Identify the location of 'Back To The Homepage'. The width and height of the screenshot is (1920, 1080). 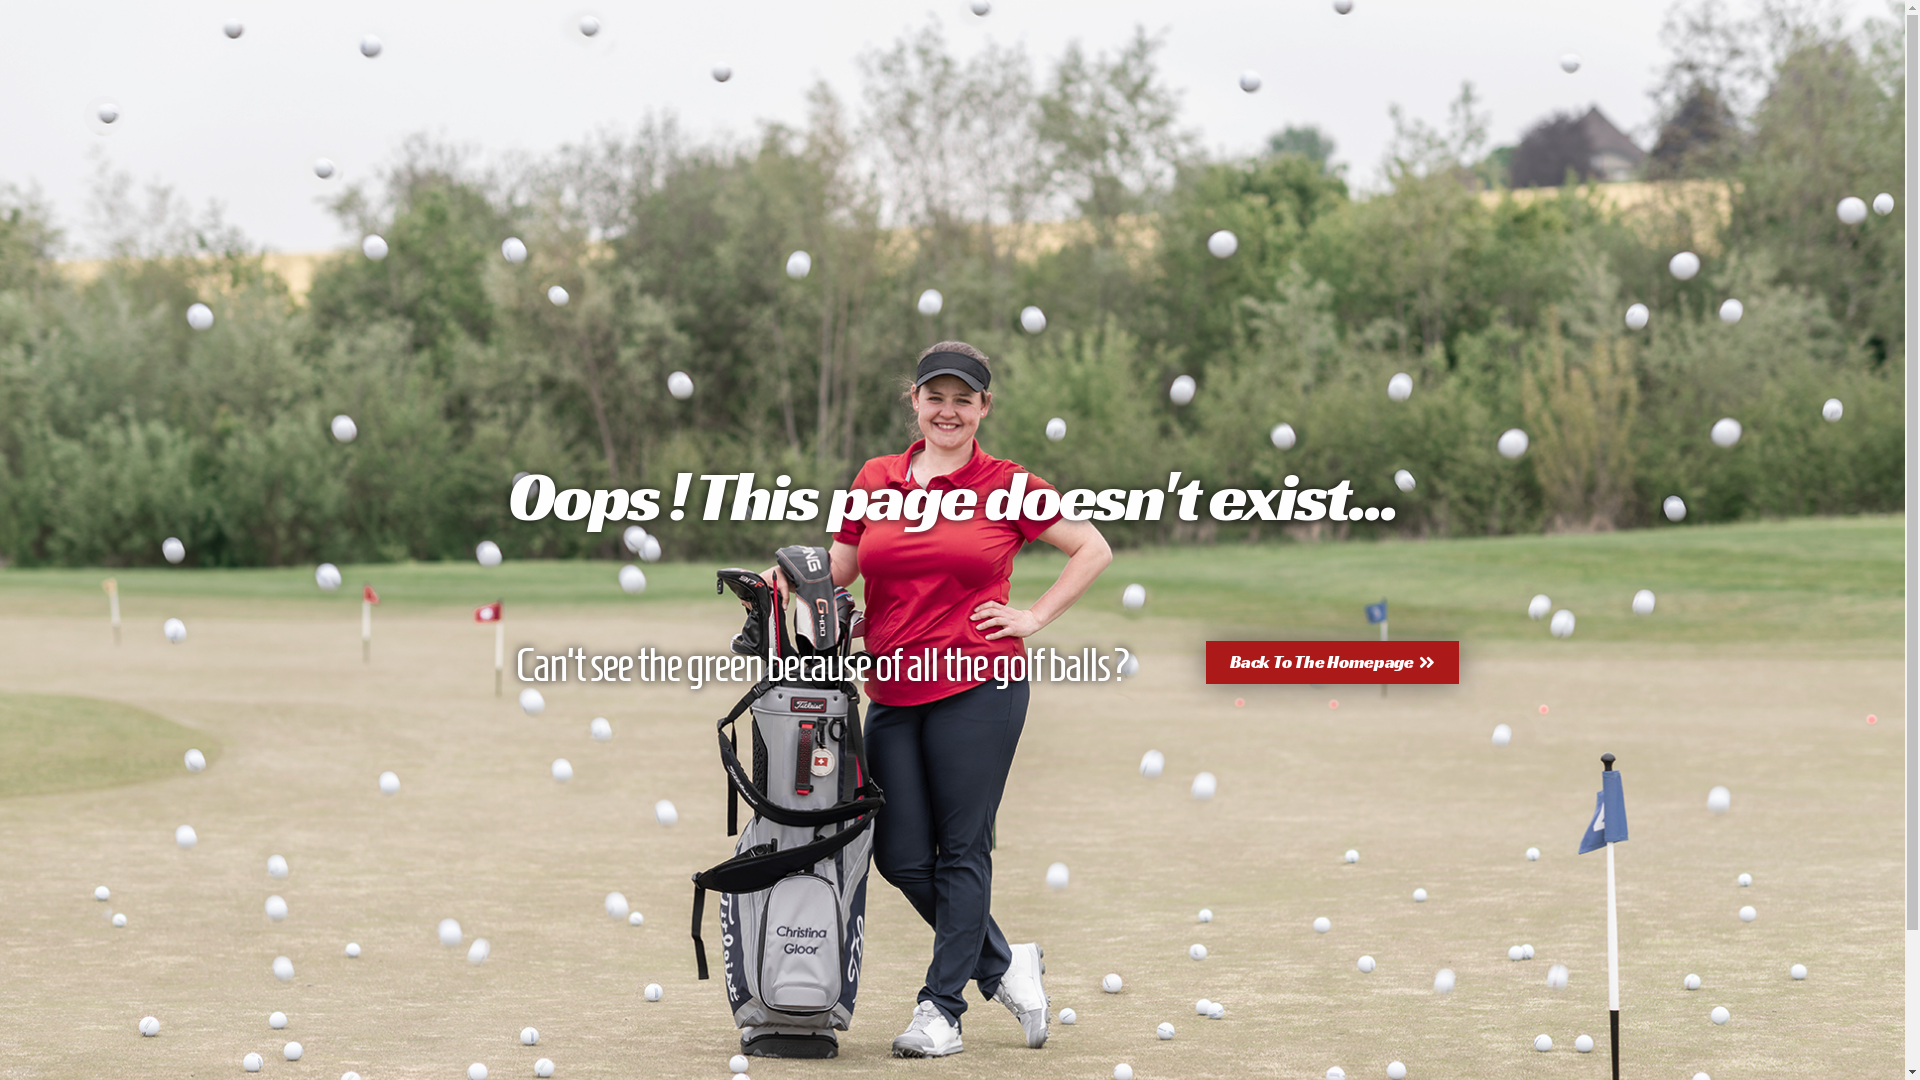
(1332, 662).